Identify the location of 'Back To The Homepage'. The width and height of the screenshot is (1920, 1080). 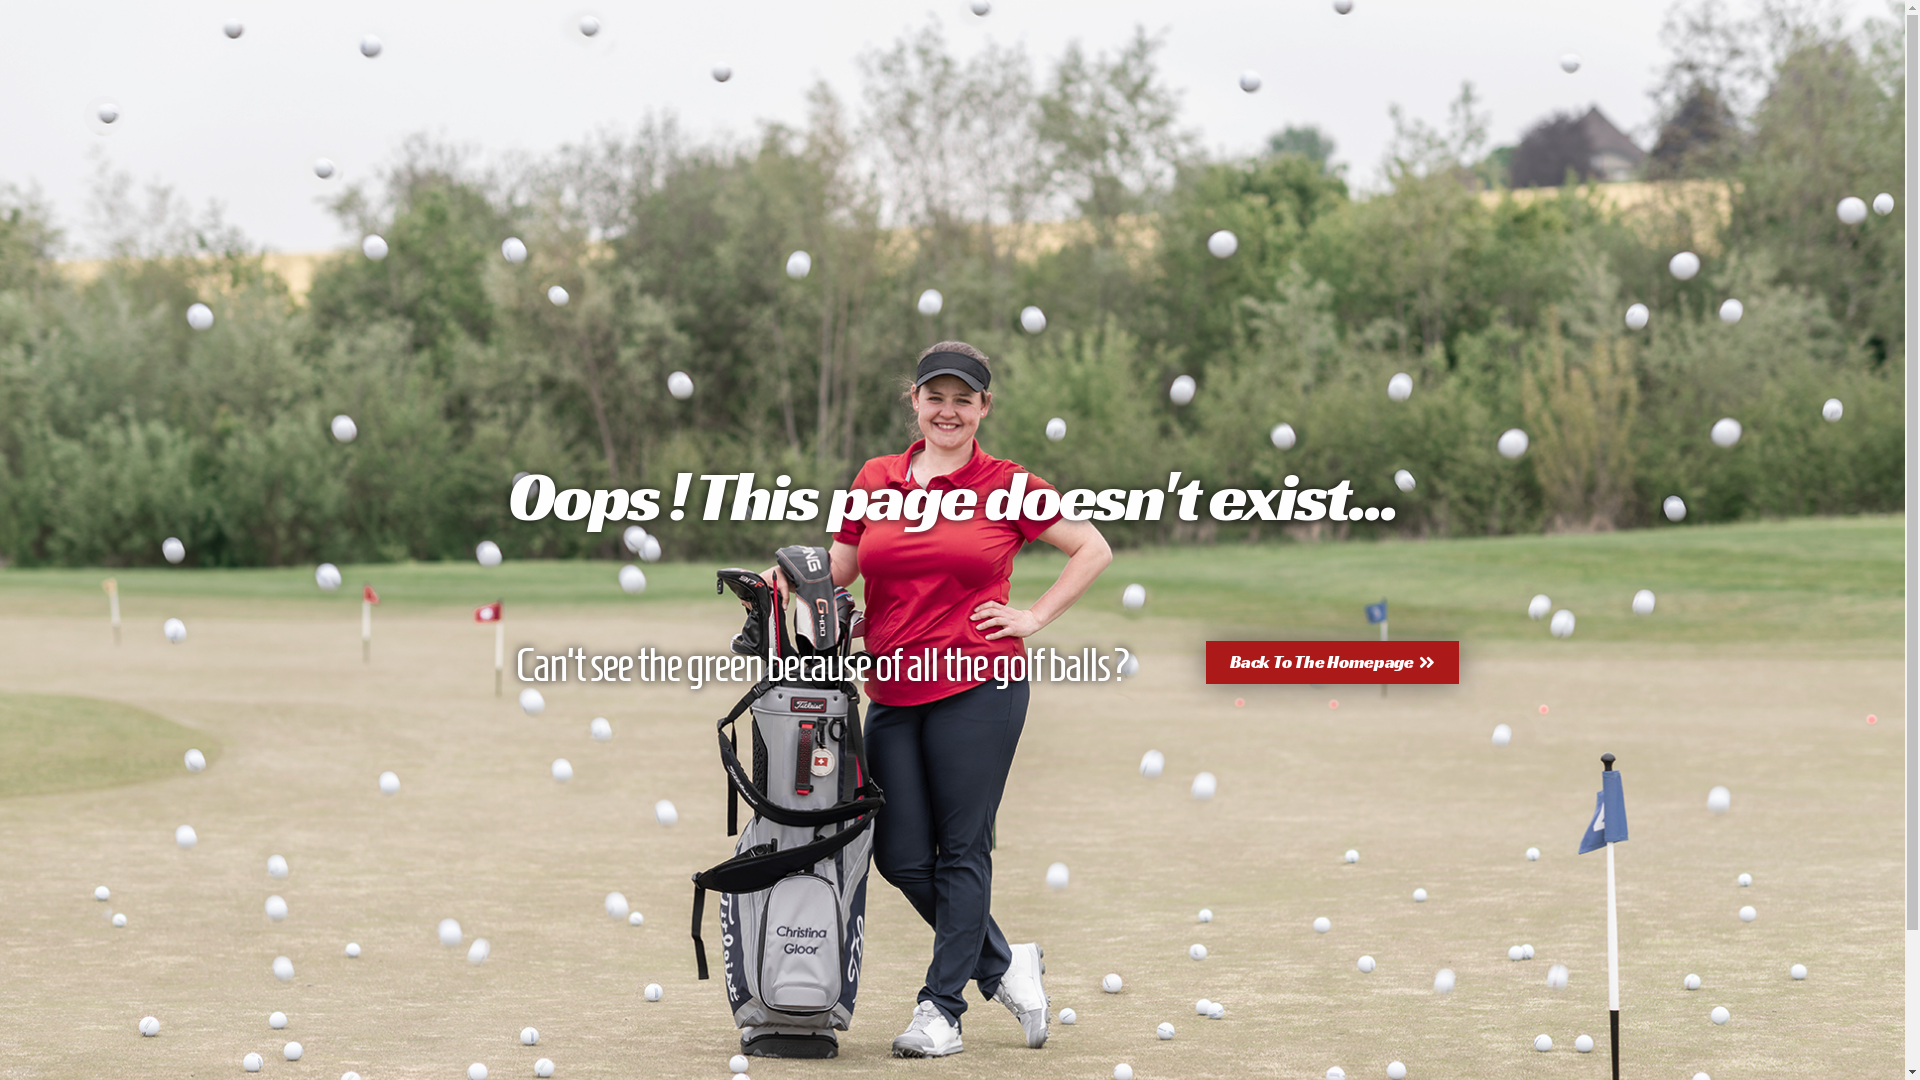
(1332, 662).